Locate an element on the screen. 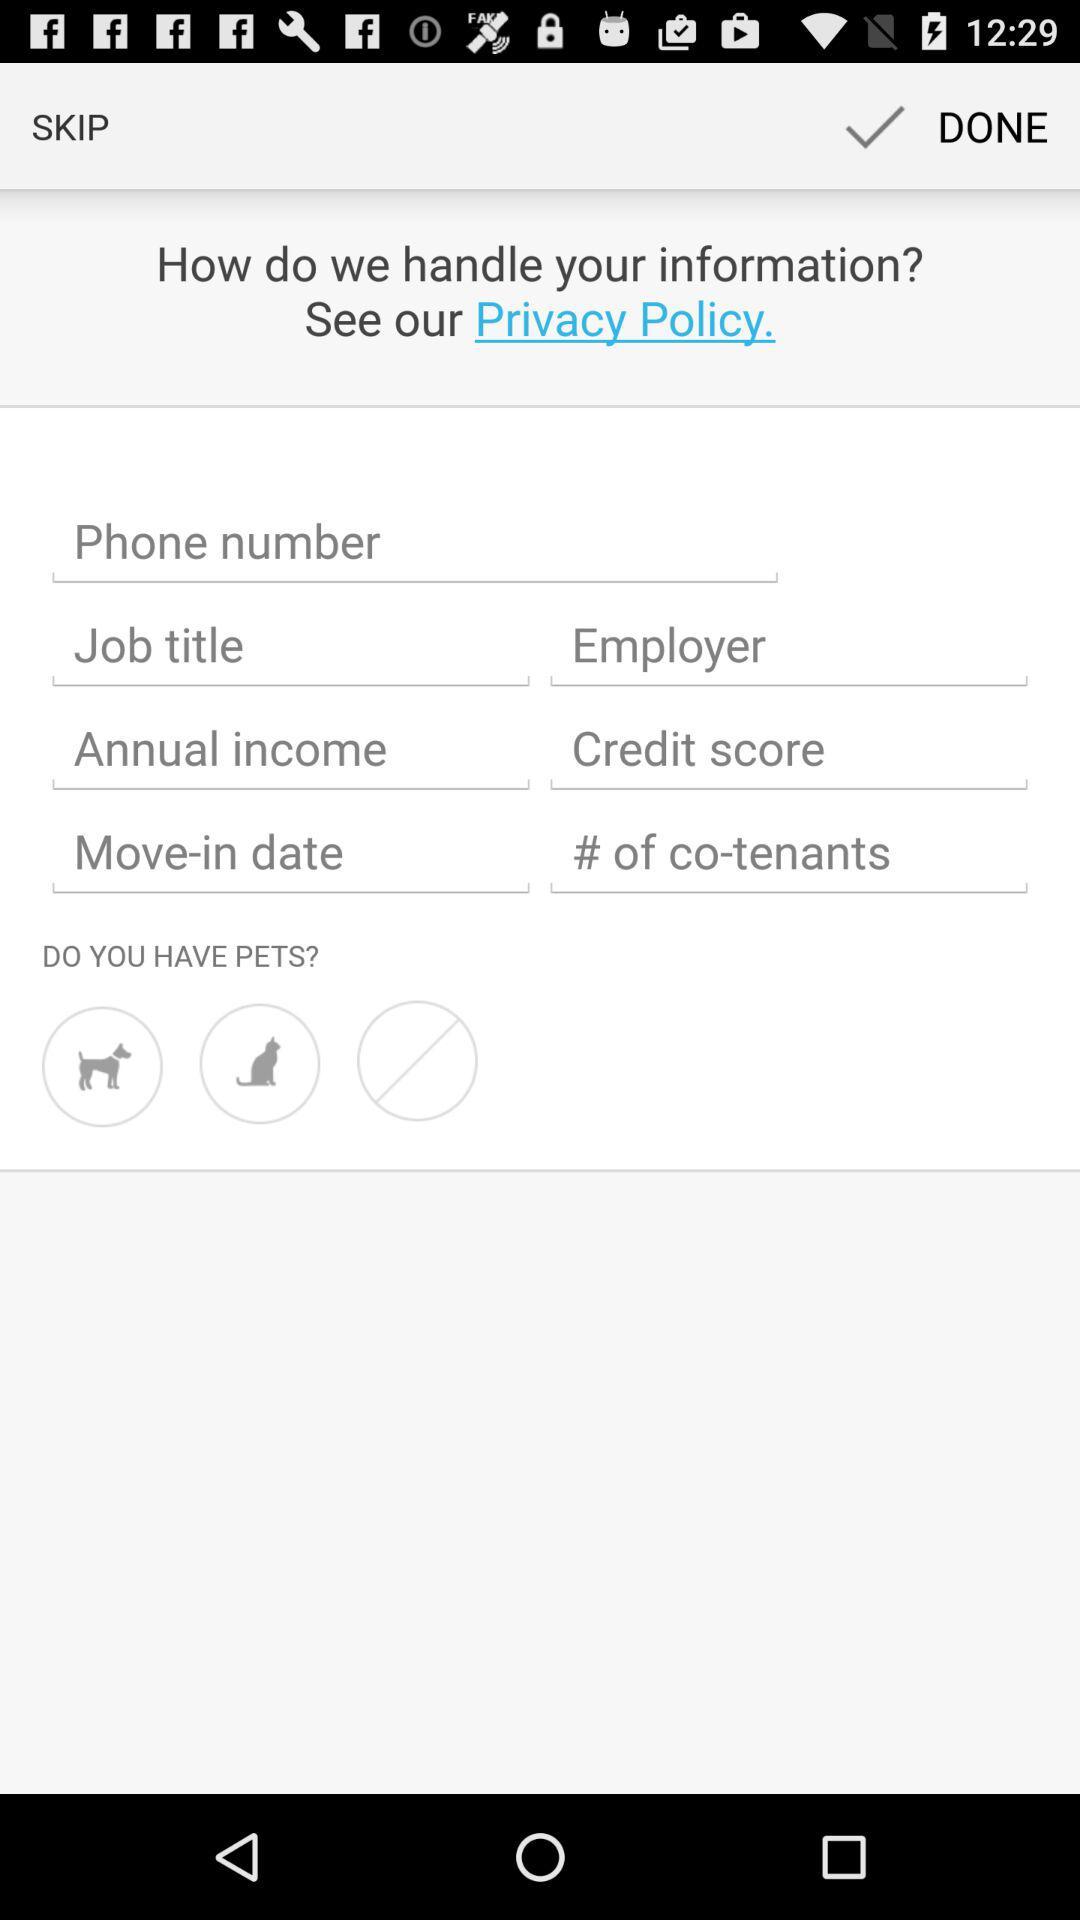 The height and width of the screenshot is (1920, 1080). share the article is located at coordinates (414, 541).